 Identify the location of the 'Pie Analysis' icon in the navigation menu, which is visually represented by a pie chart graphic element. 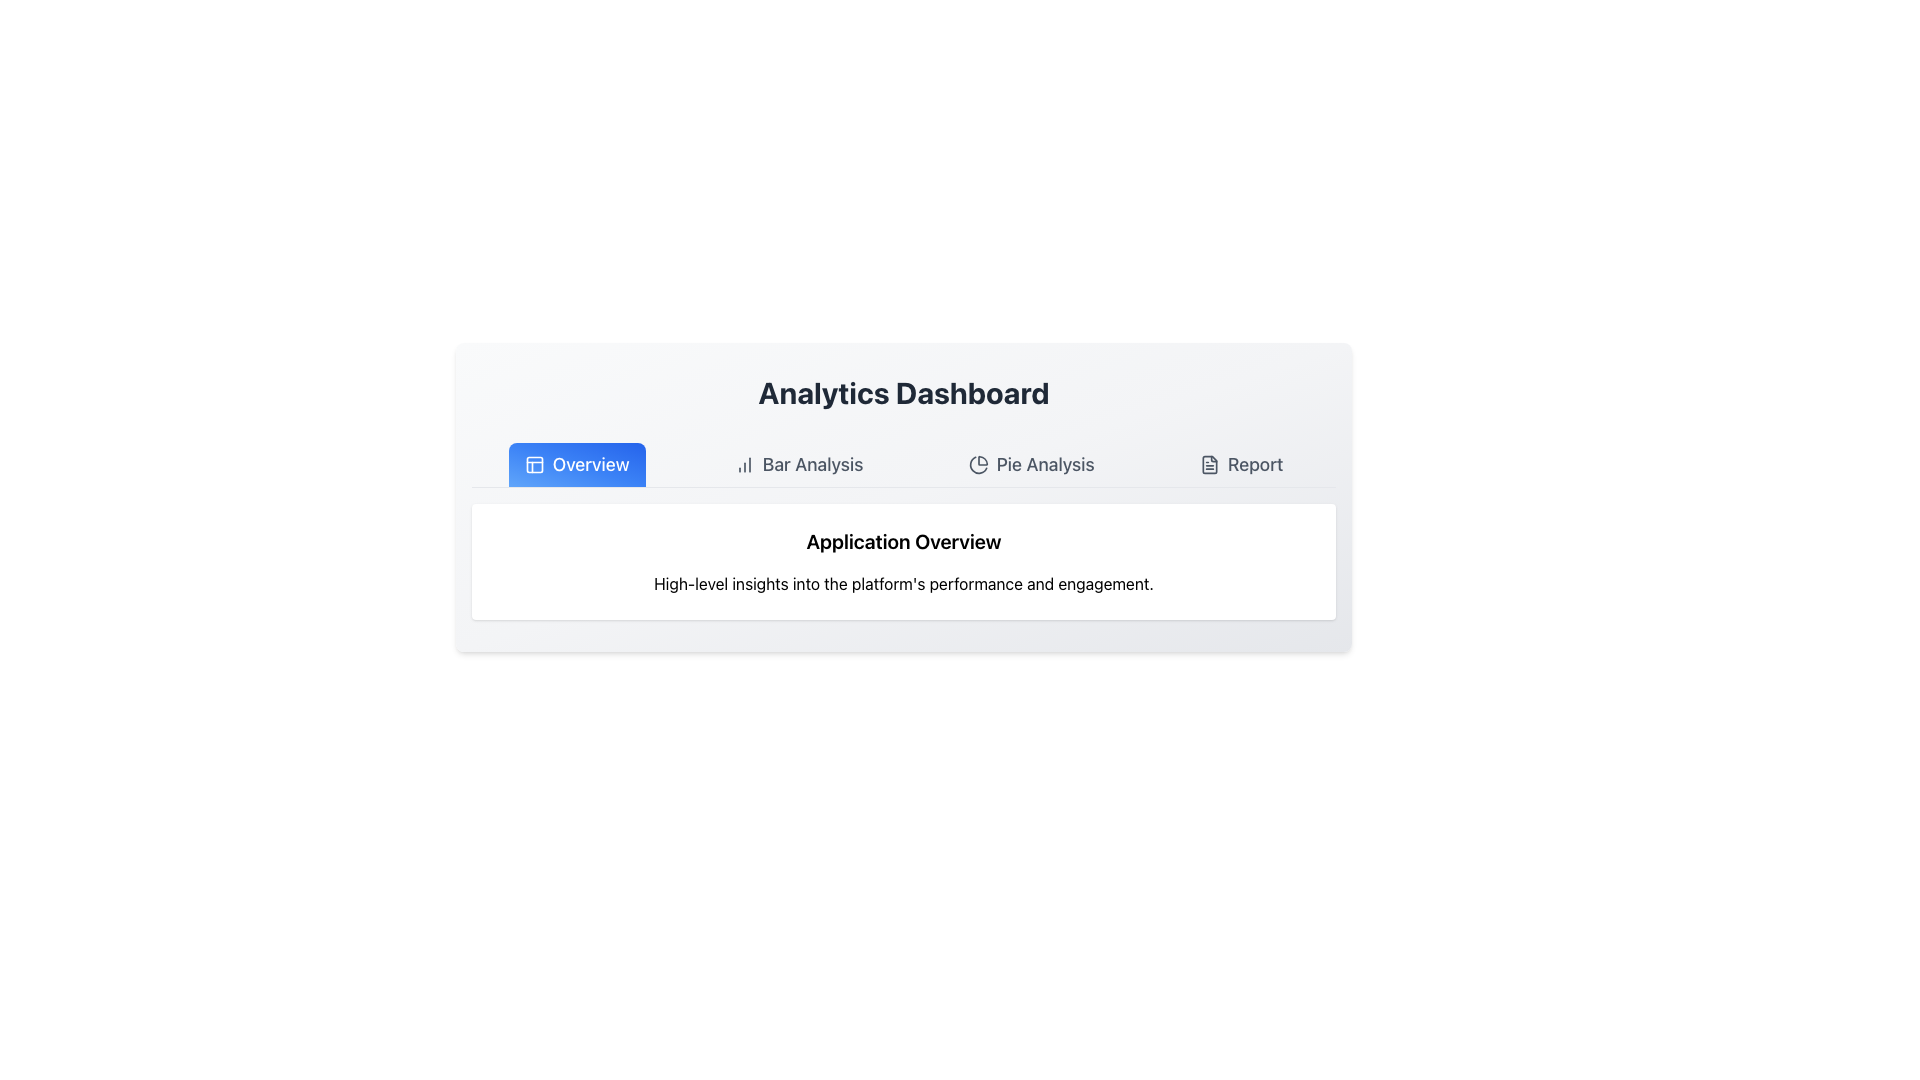
(978, 465).